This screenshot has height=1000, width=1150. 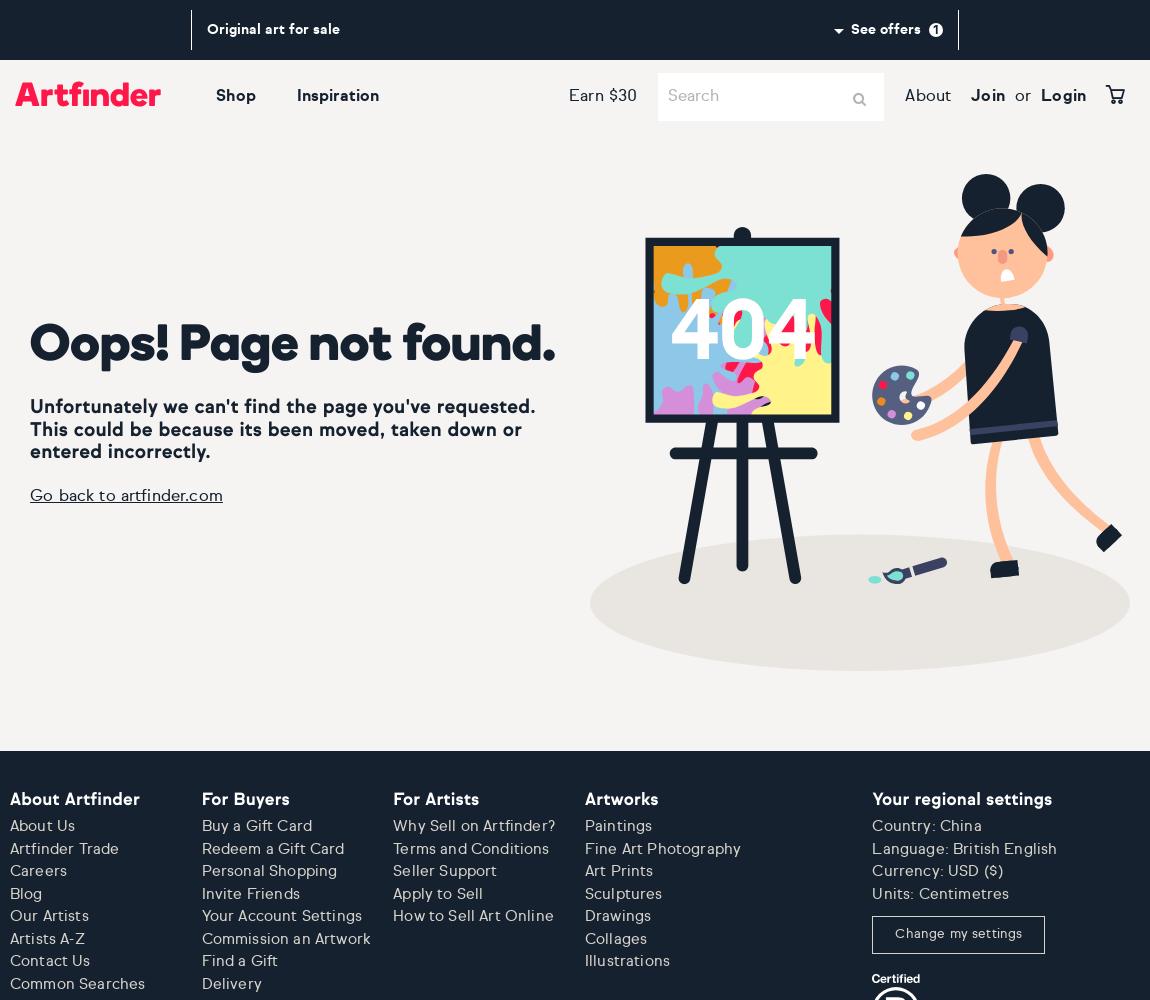 I want to click on 'Budget', so click(x=108, y=76).